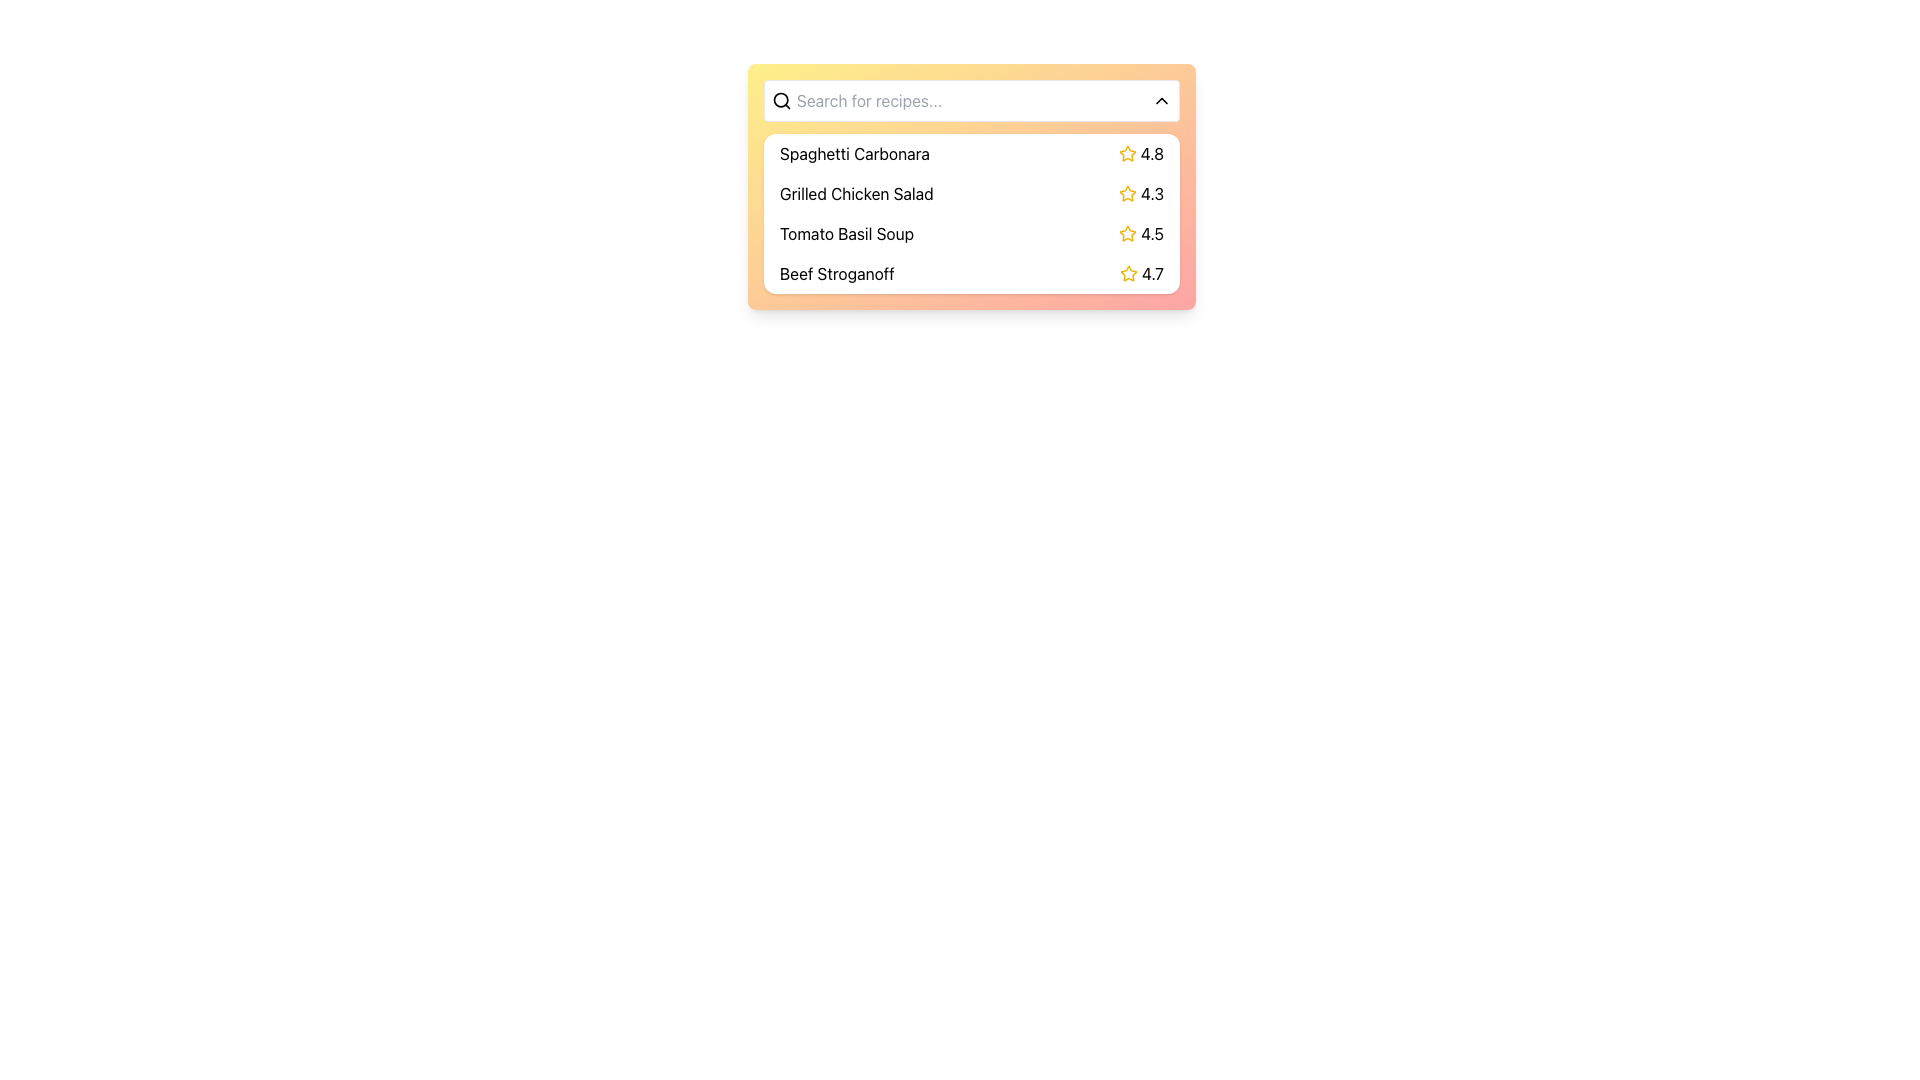 The width and height of the screenshot is (1920, 1080). Describe the element at coordinates (1128, 232) in the screenshot. I see `the third star icon representing the user rating for 'Tomato Basil Soup', which indicates a rating of '4.5'` at that location.